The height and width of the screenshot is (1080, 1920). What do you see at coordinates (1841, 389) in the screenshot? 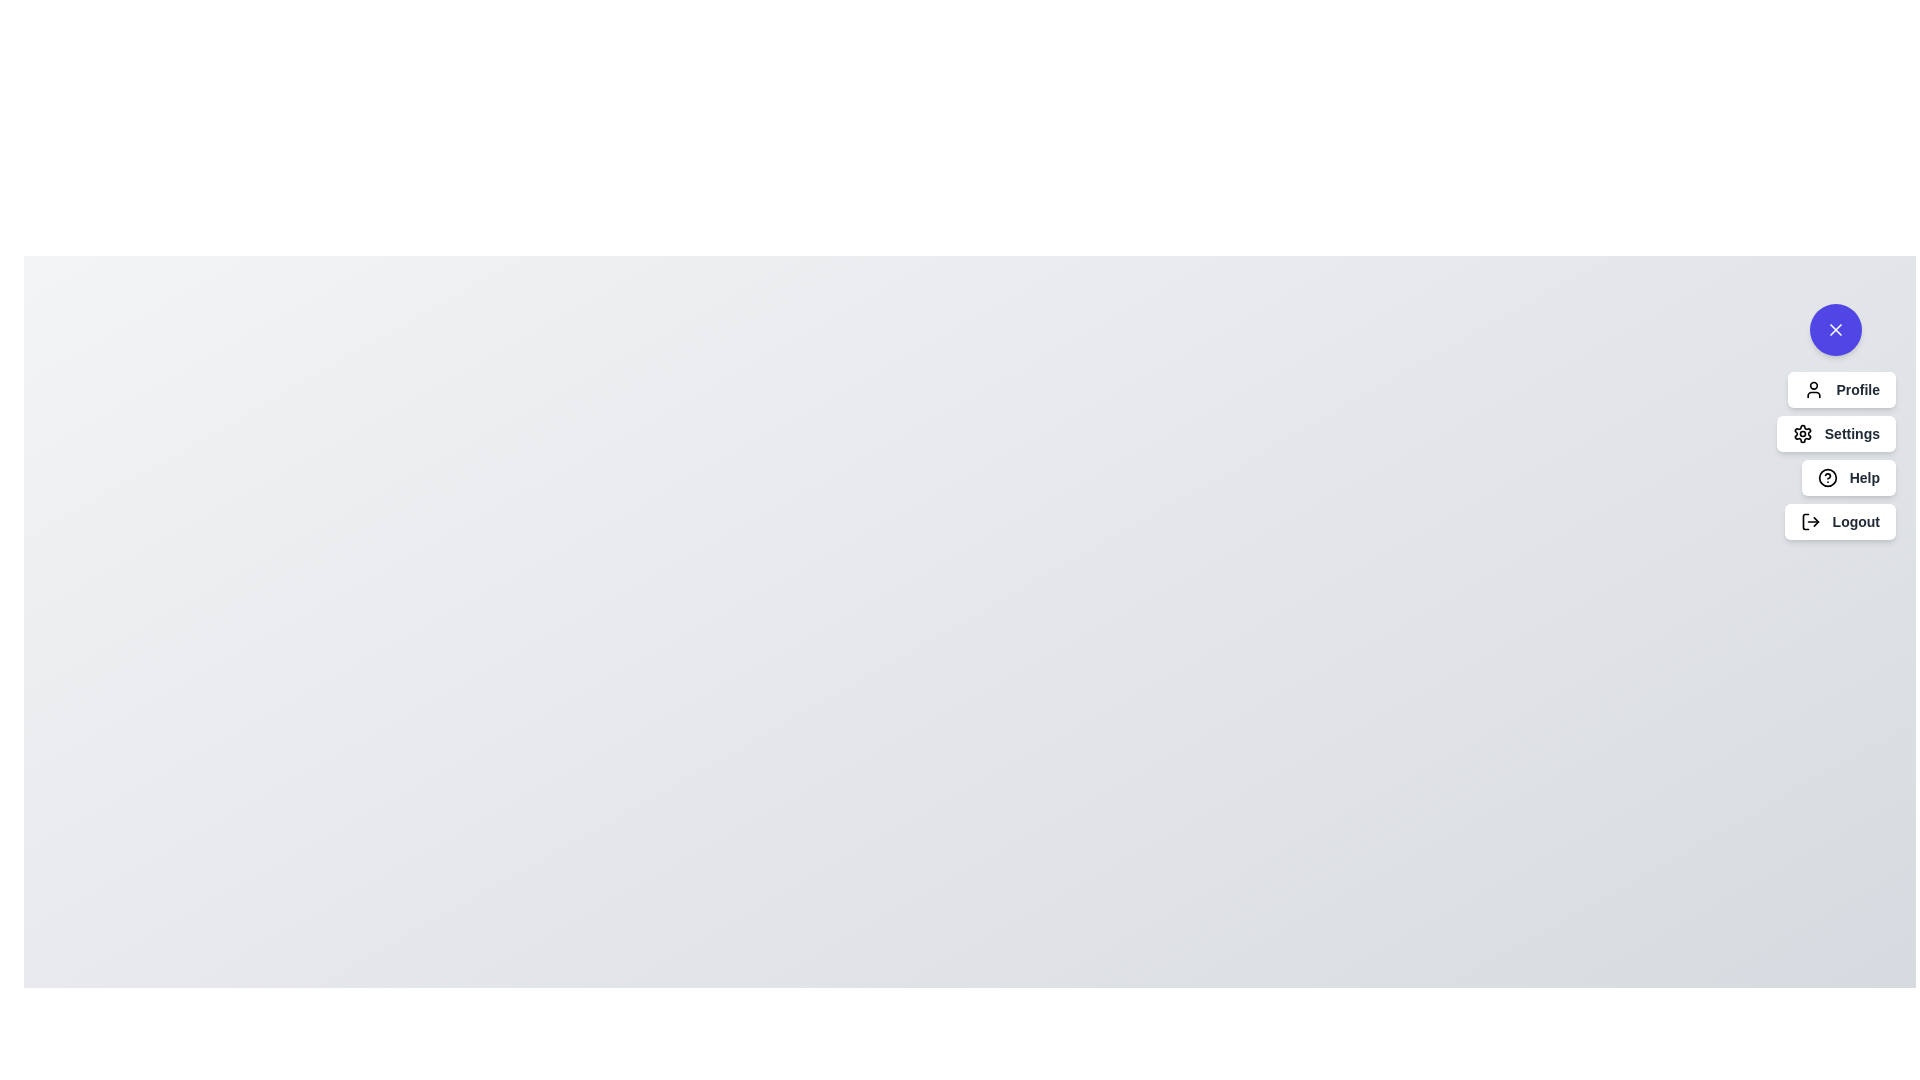
I see `the 'Profile' option in the UserActionsSpeedDial menu` at bounding box center [1841, 389].